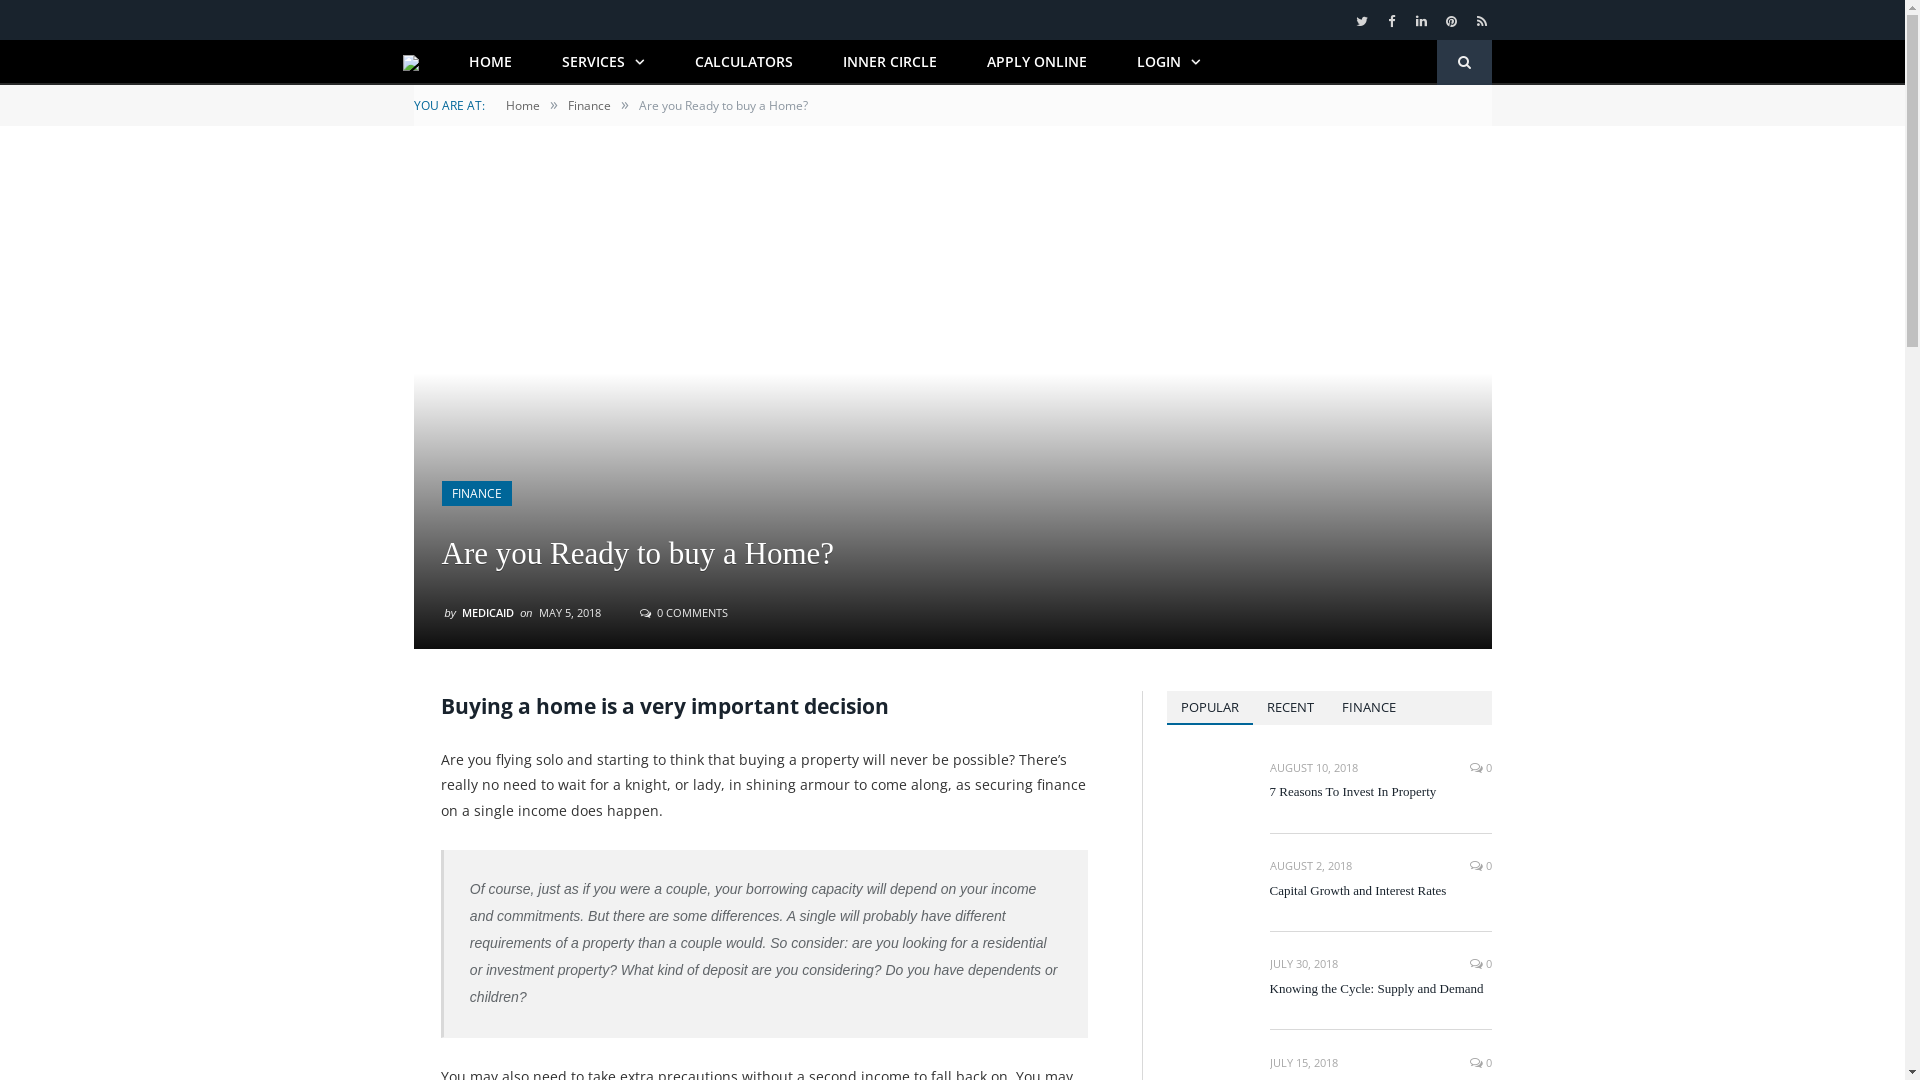  Describe the element at coordinates (1410, 22) in the screenshot. I see `'LinkedIn'` at that location.